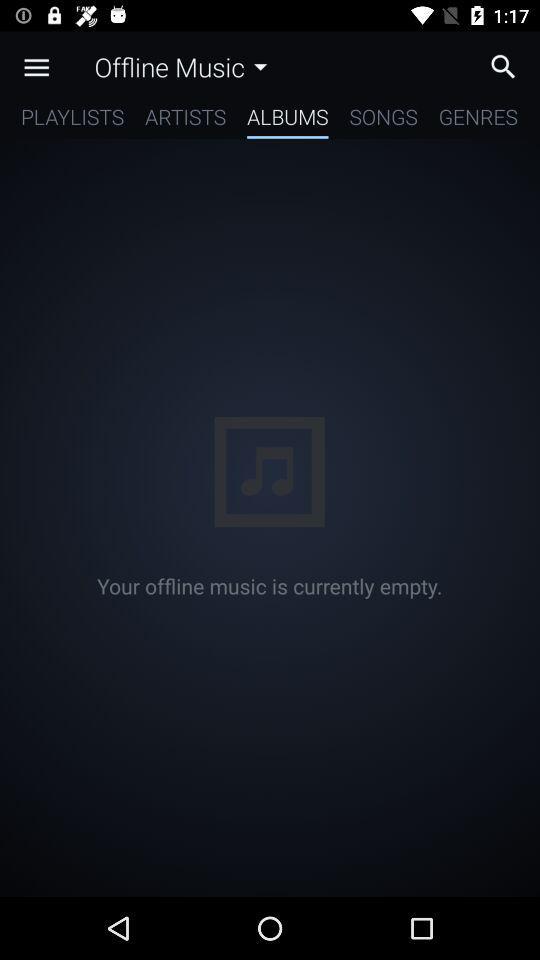 This screenshot has width=540, height=960. I want to click on item to the left of the genres, so click(383, 120).